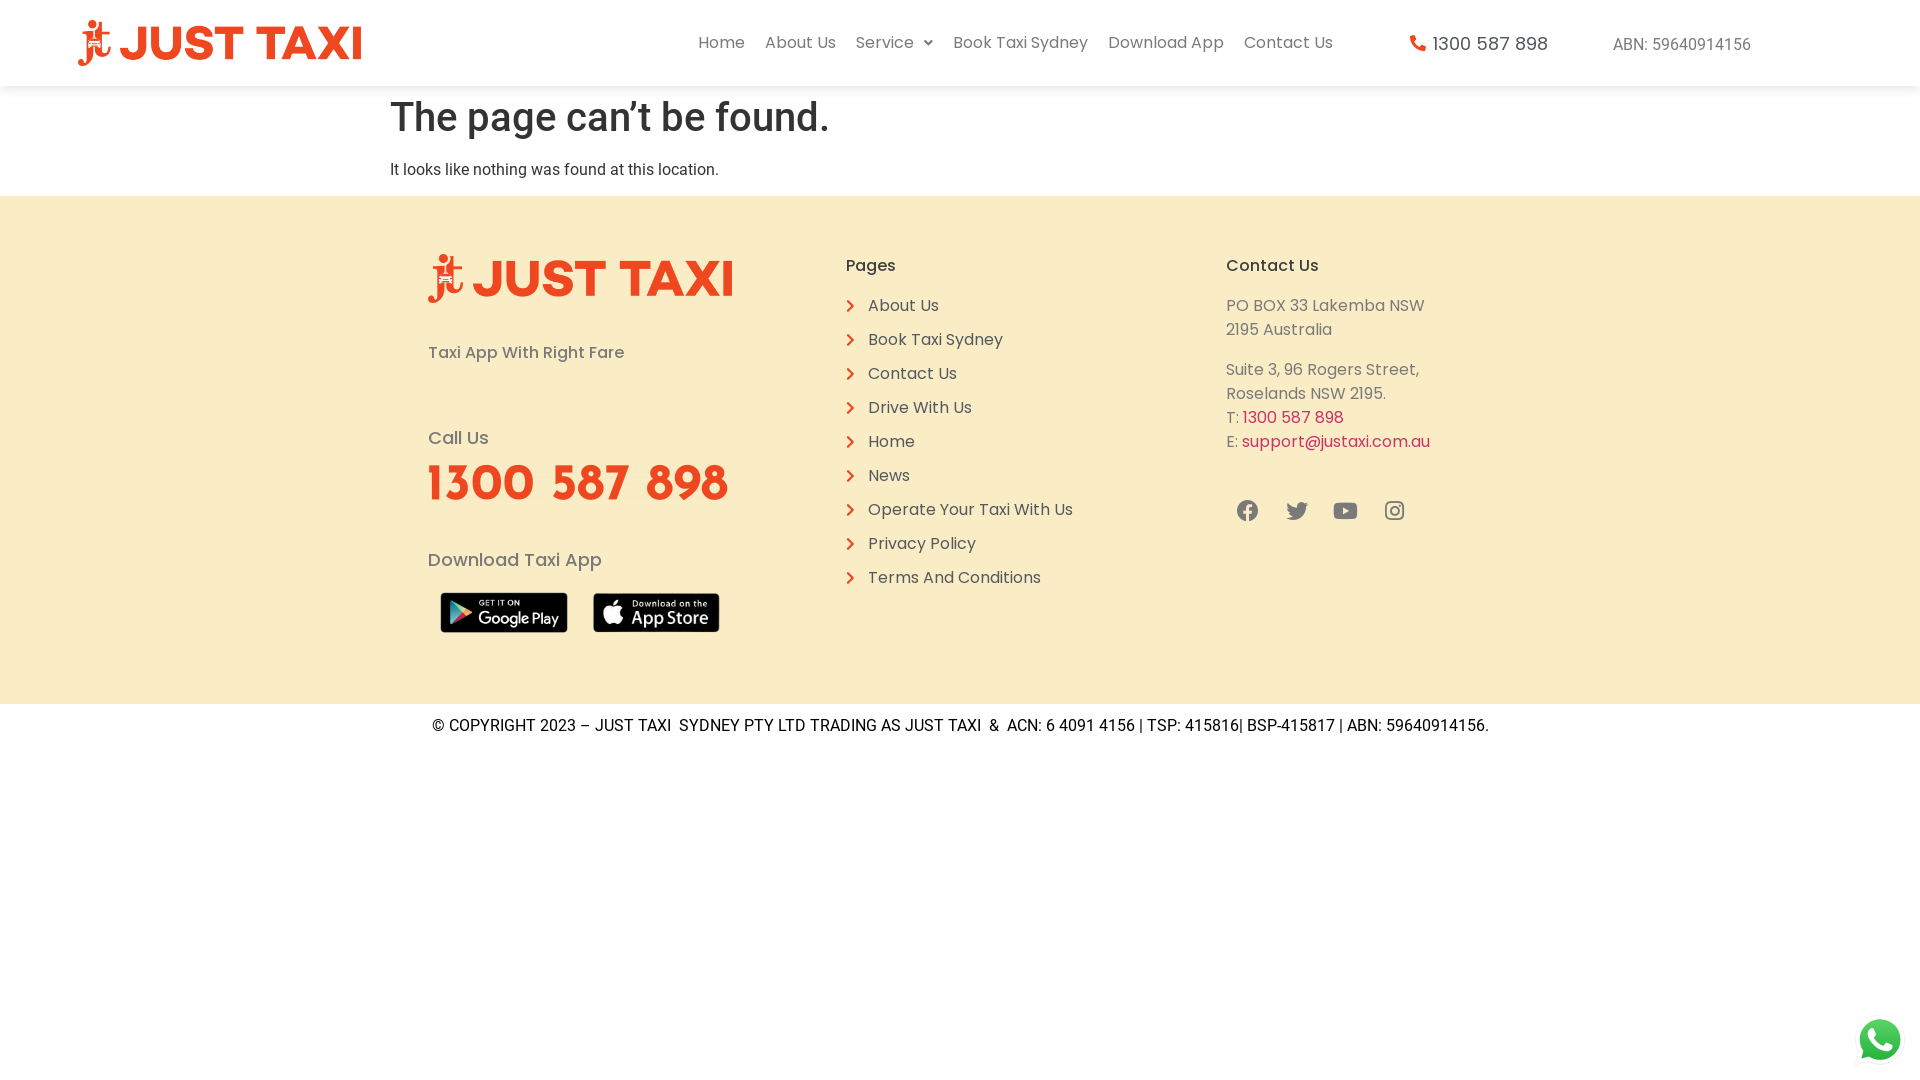  I want to click on 'Home', so click(687, 42).